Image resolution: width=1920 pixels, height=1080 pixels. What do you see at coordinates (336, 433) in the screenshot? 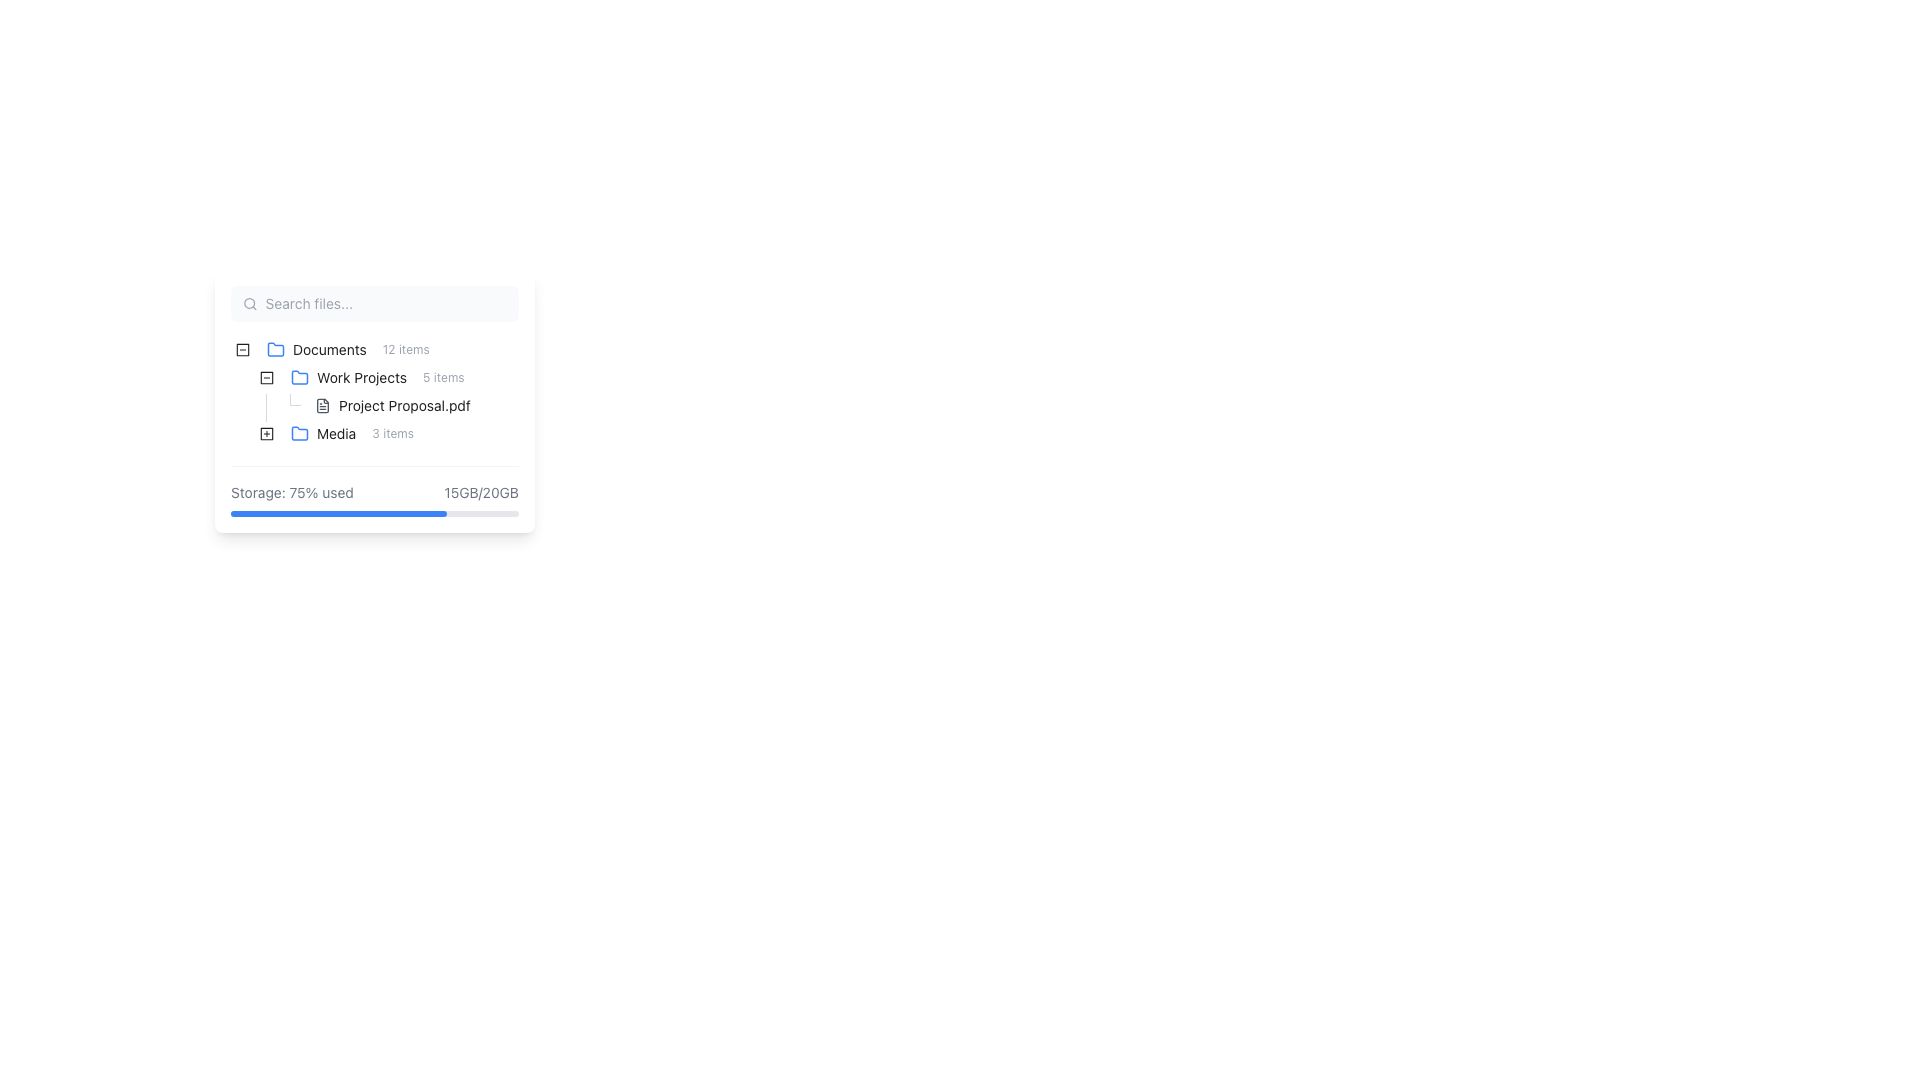
I see `the 'Media' text label, which is bold black and part of a file navigation interface, located between the folder icon and the '3 items' text` at bounding box center [336, 433].